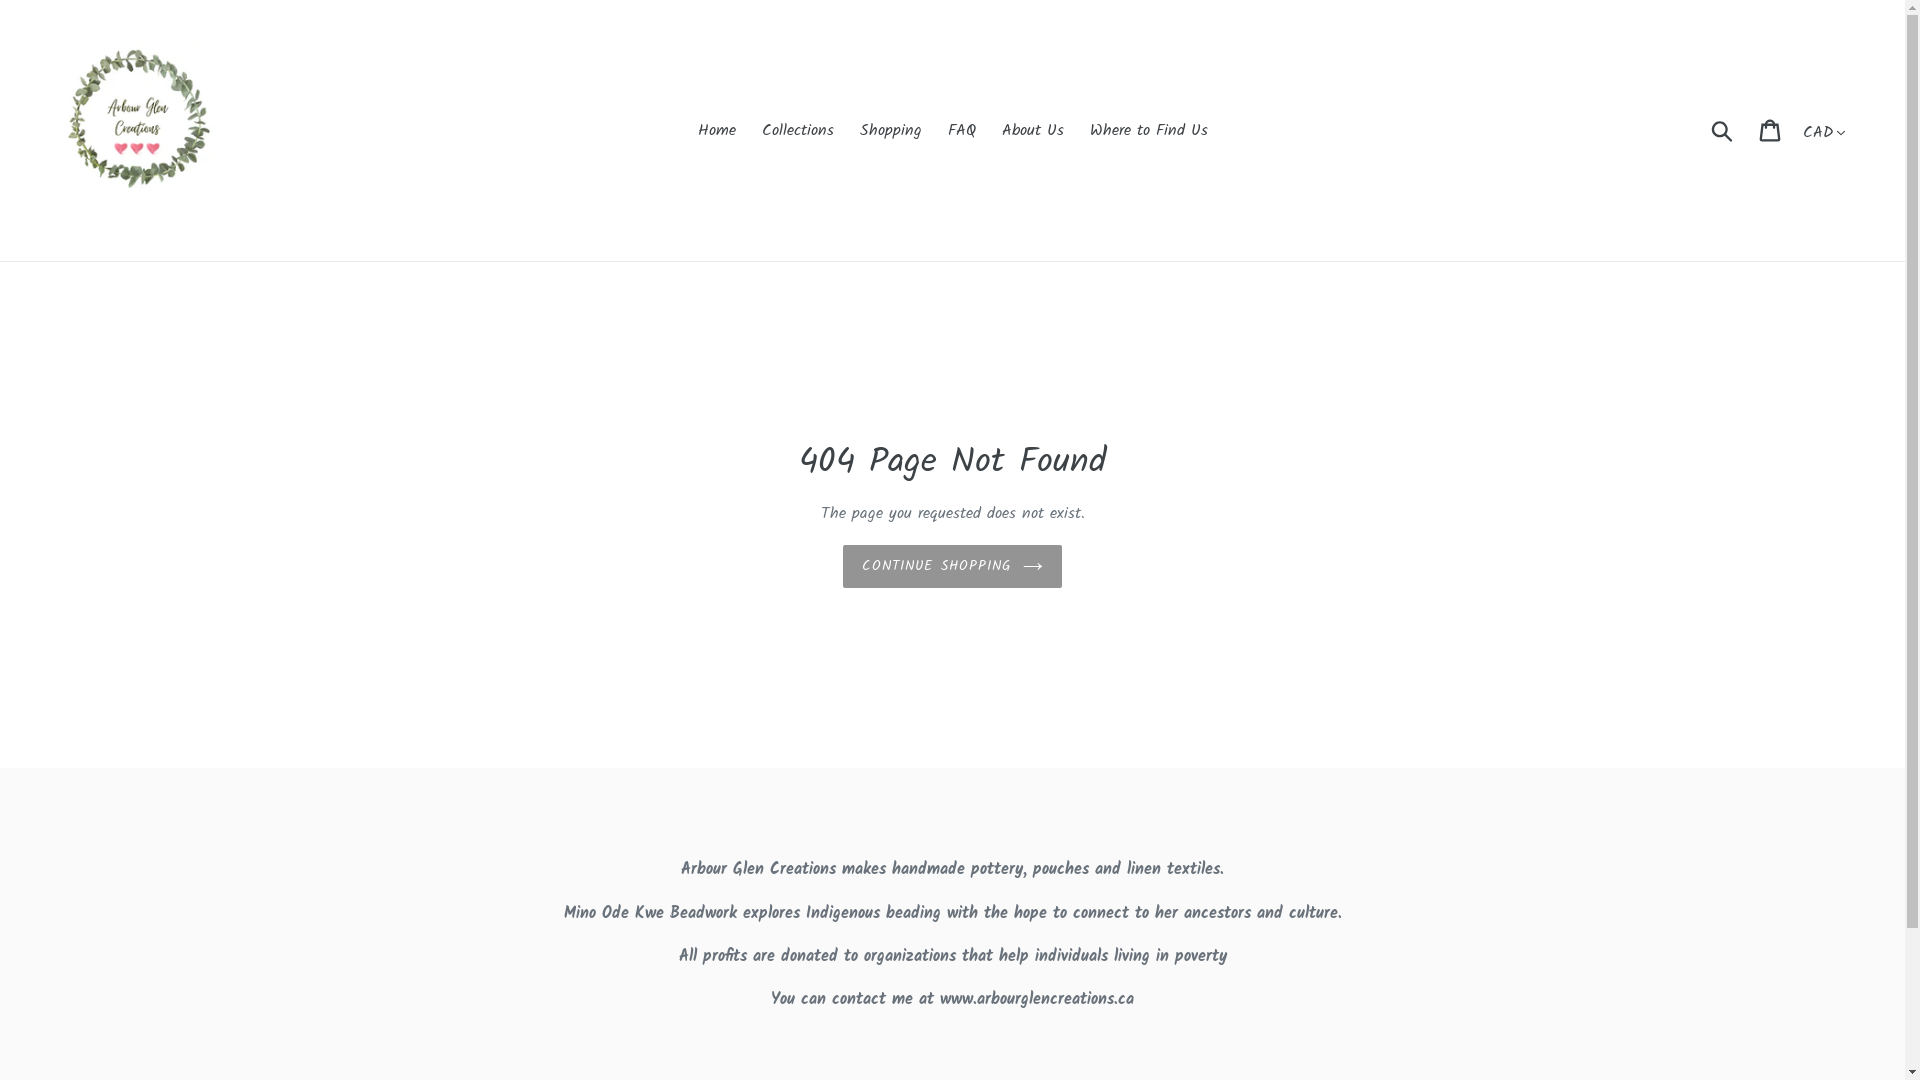  What do you see at coordinates (687, 131) in the screenshot?
I see `'Home'` at bounding box center [687, 131].